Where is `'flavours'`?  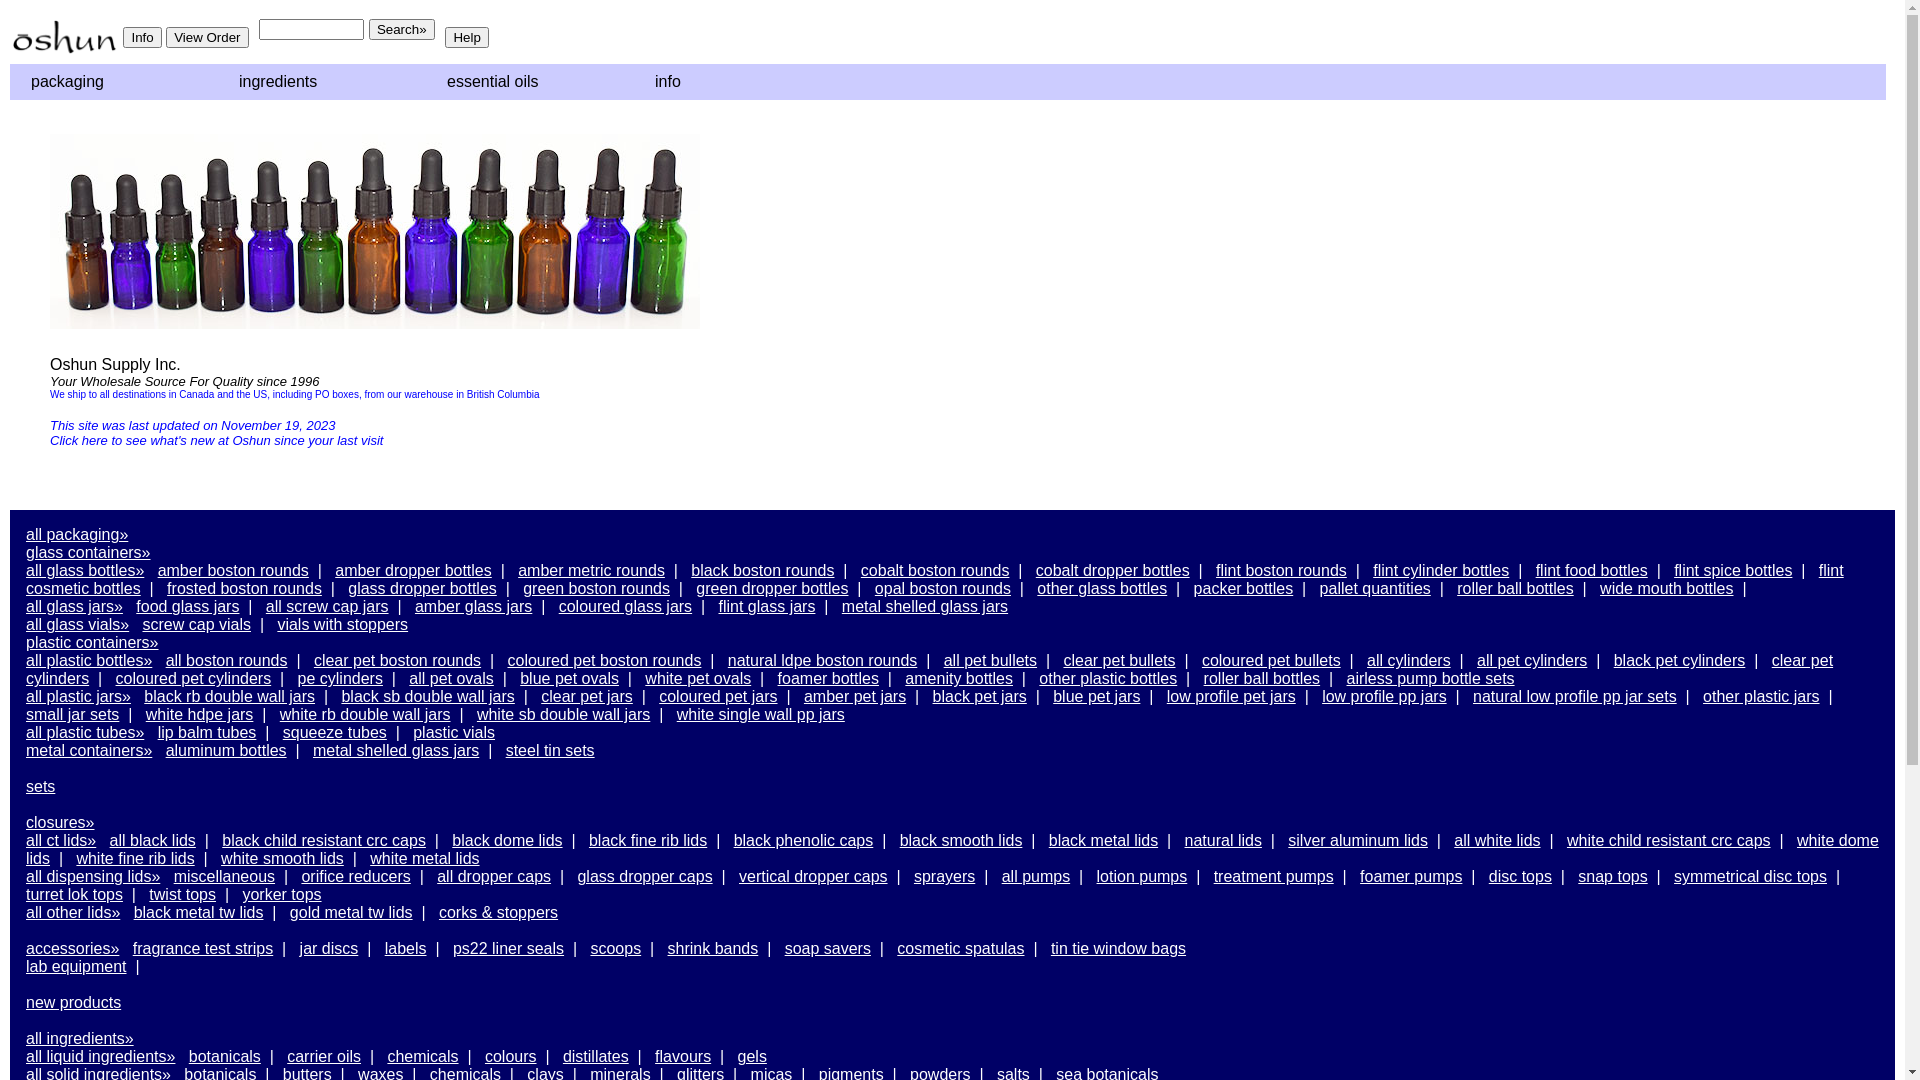 'flavours' is located at coordinates (682, 1055).